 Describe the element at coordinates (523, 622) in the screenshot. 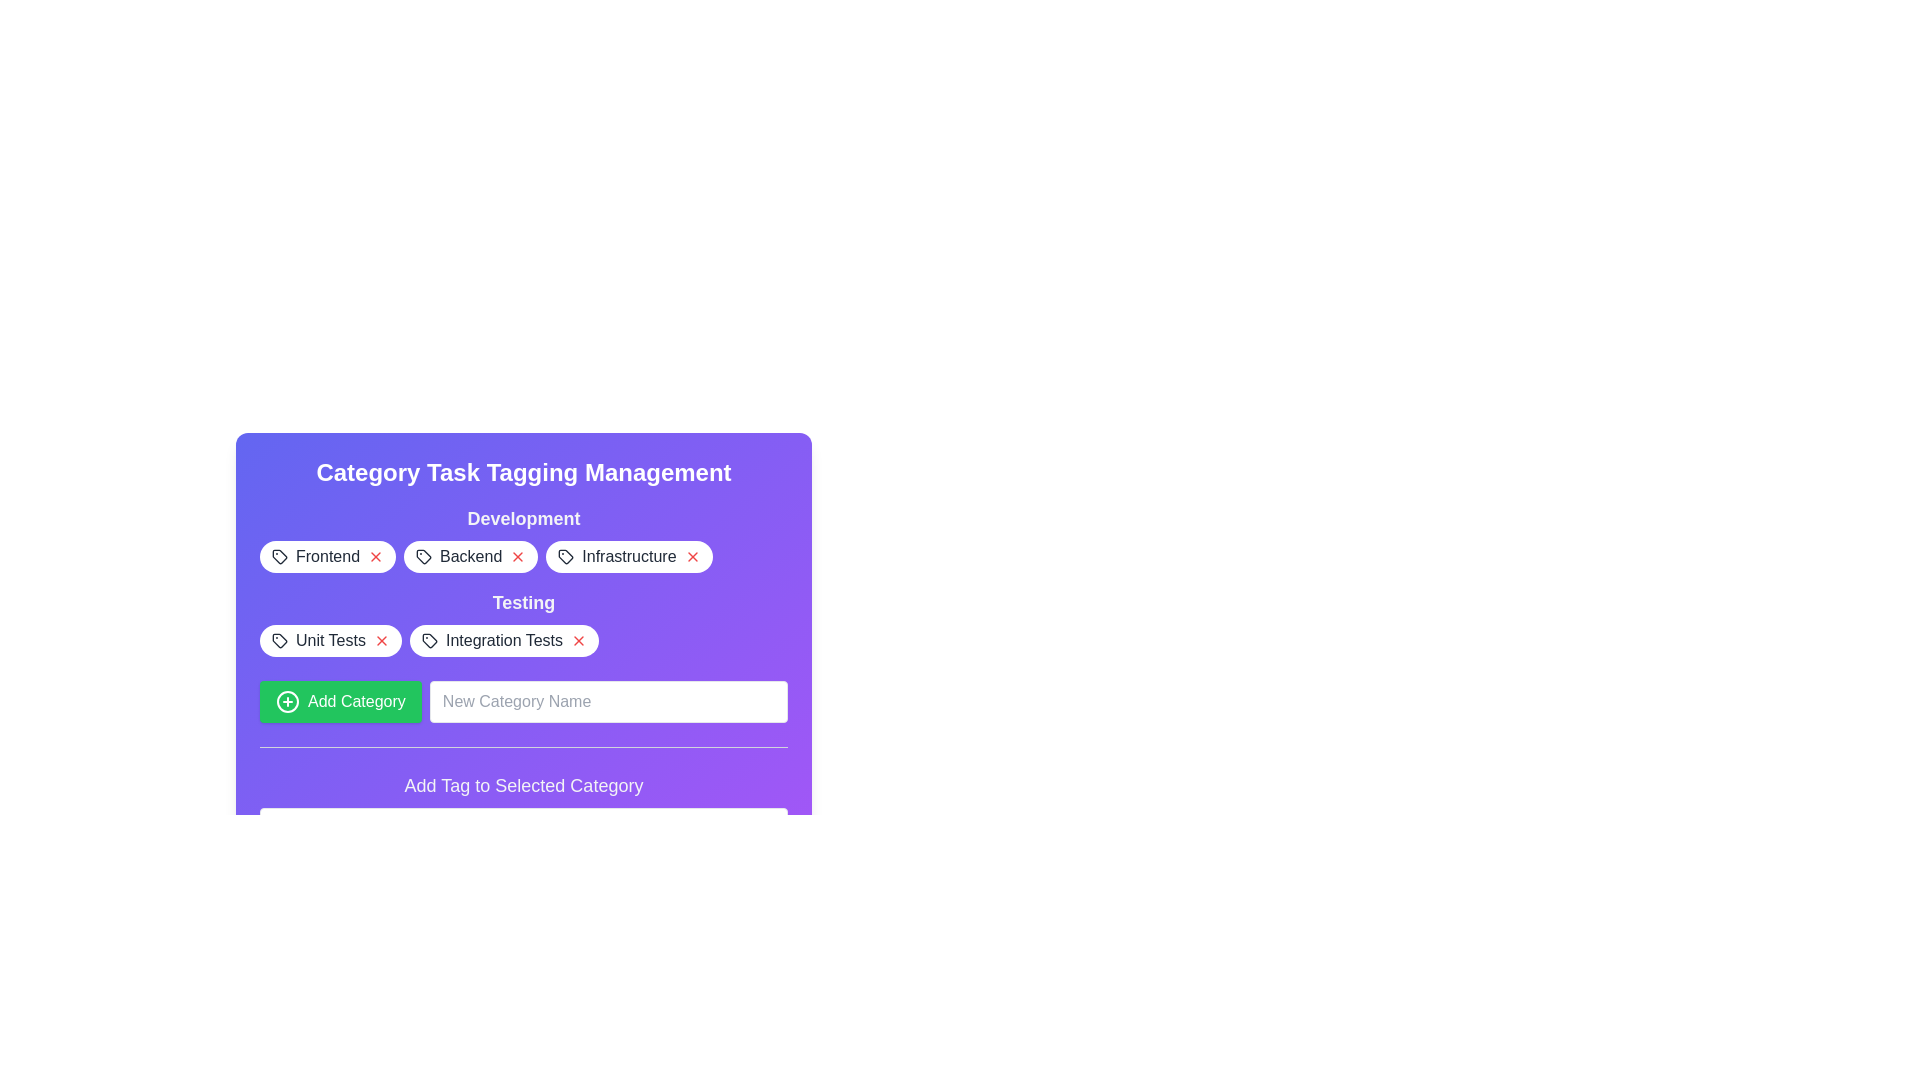

I see `the Category section with tags located below the Development section and above input fields for adding categories` at that location.